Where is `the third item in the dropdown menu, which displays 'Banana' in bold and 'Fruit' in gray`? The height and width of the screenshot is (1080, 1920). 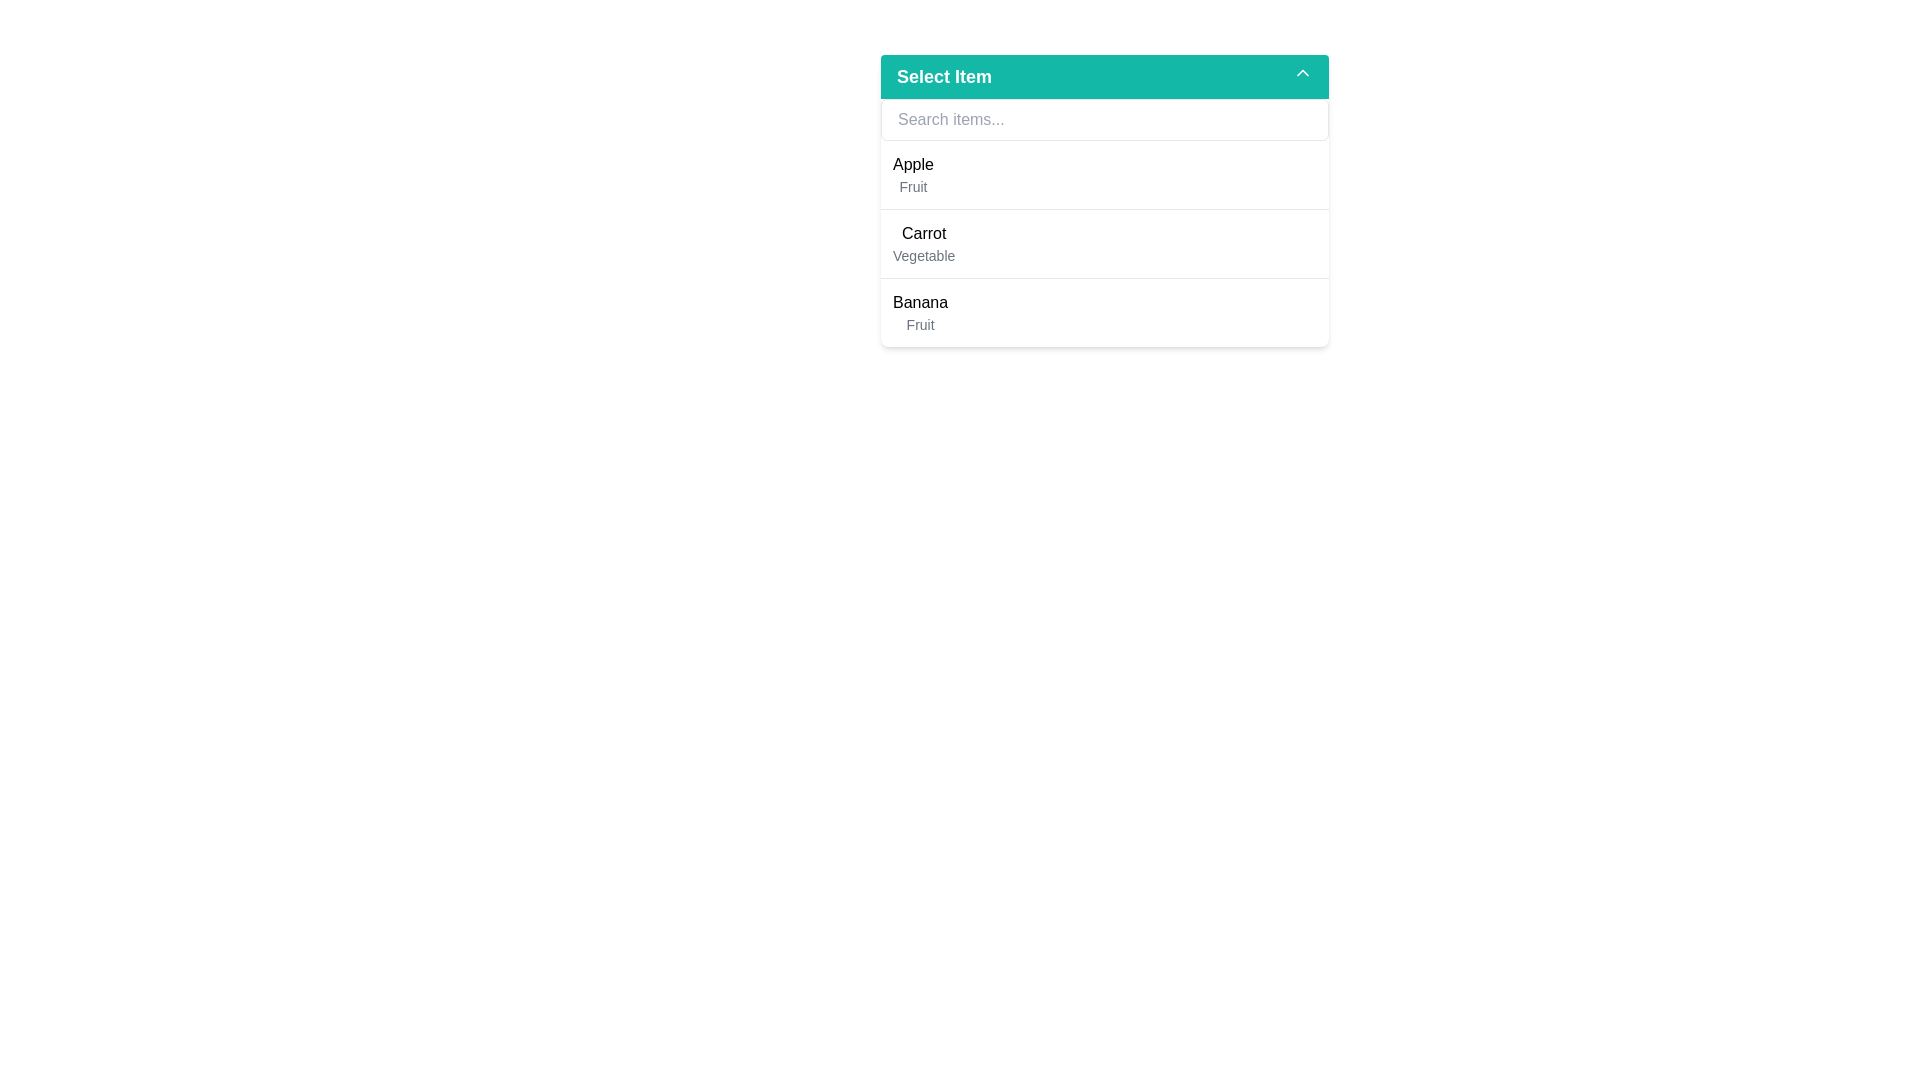 the third item in the dropdown menu, which displays 'Banana' in bold and 'Fruit' in gray is located at coordinates (1103, 312).